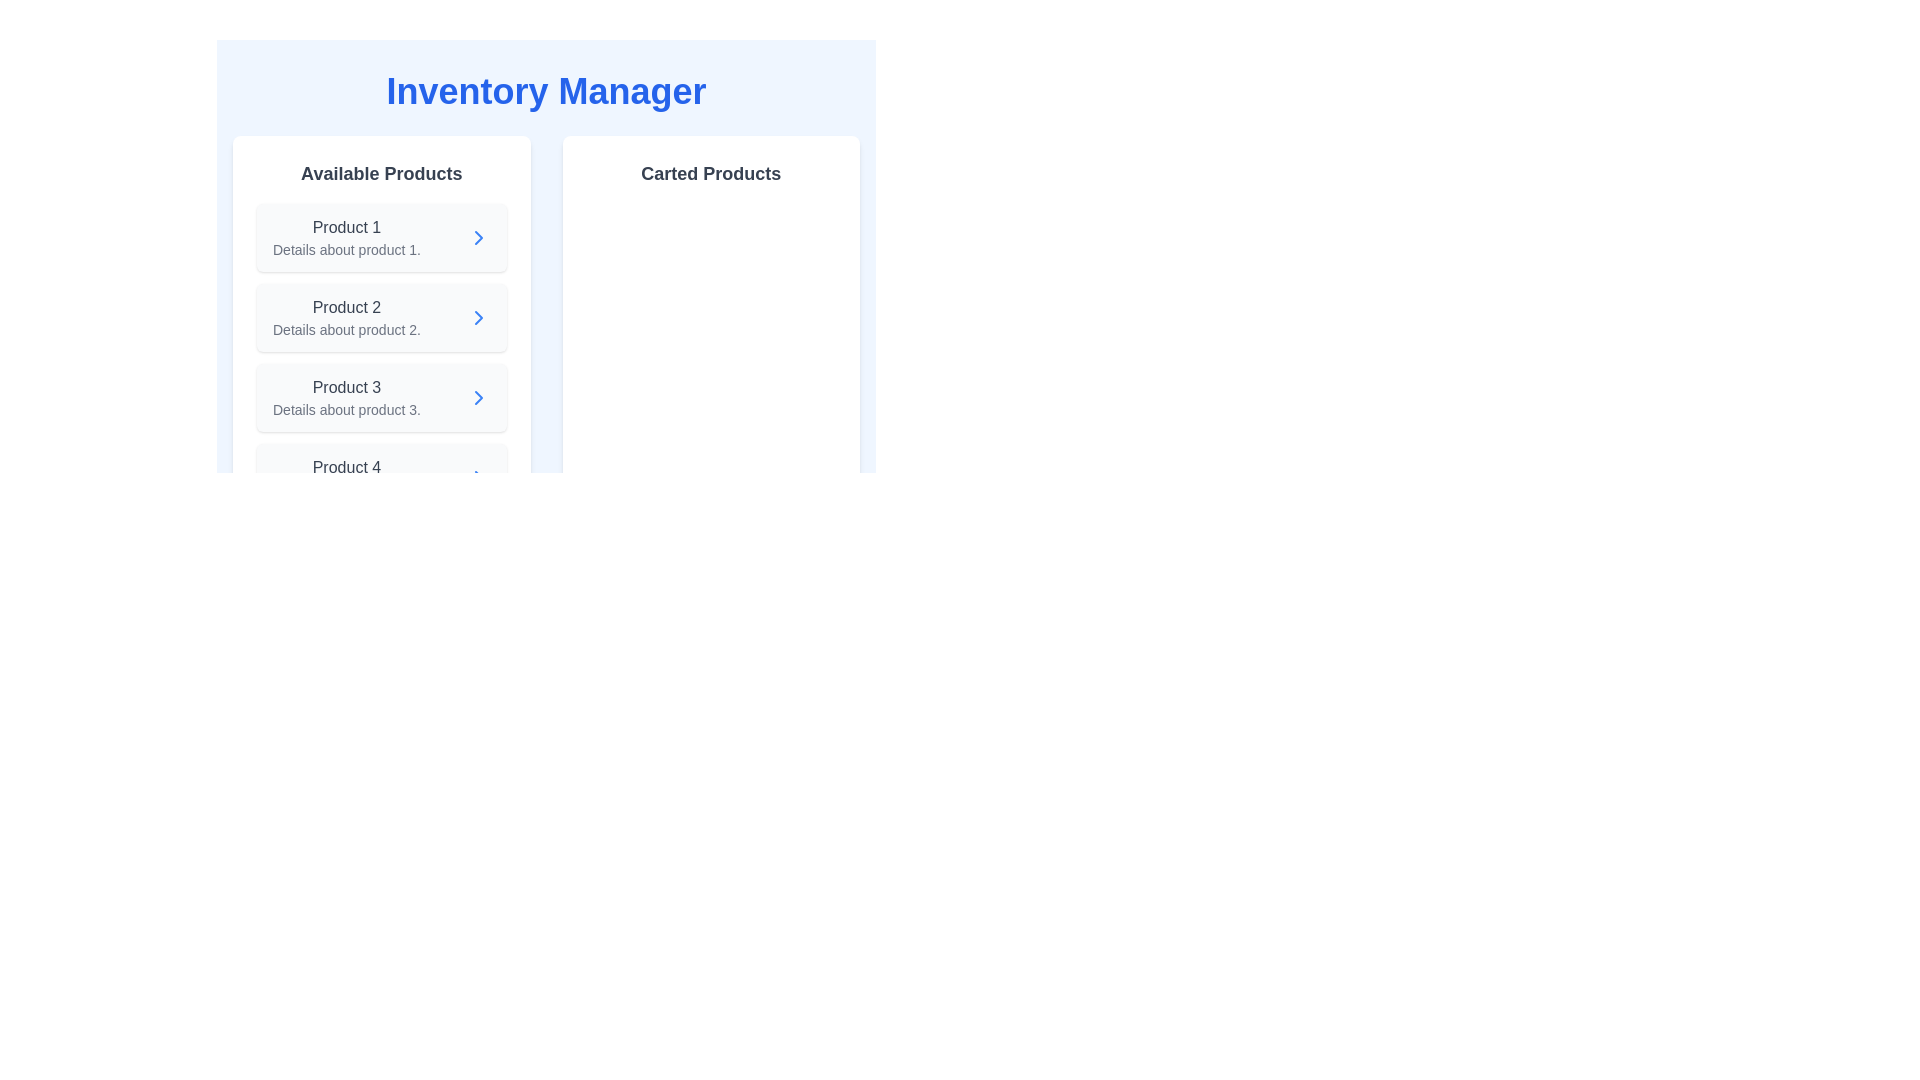 The image size is (1920, 1080). I want to click on the third item in the 'Available Products' list, so click(346, 397).